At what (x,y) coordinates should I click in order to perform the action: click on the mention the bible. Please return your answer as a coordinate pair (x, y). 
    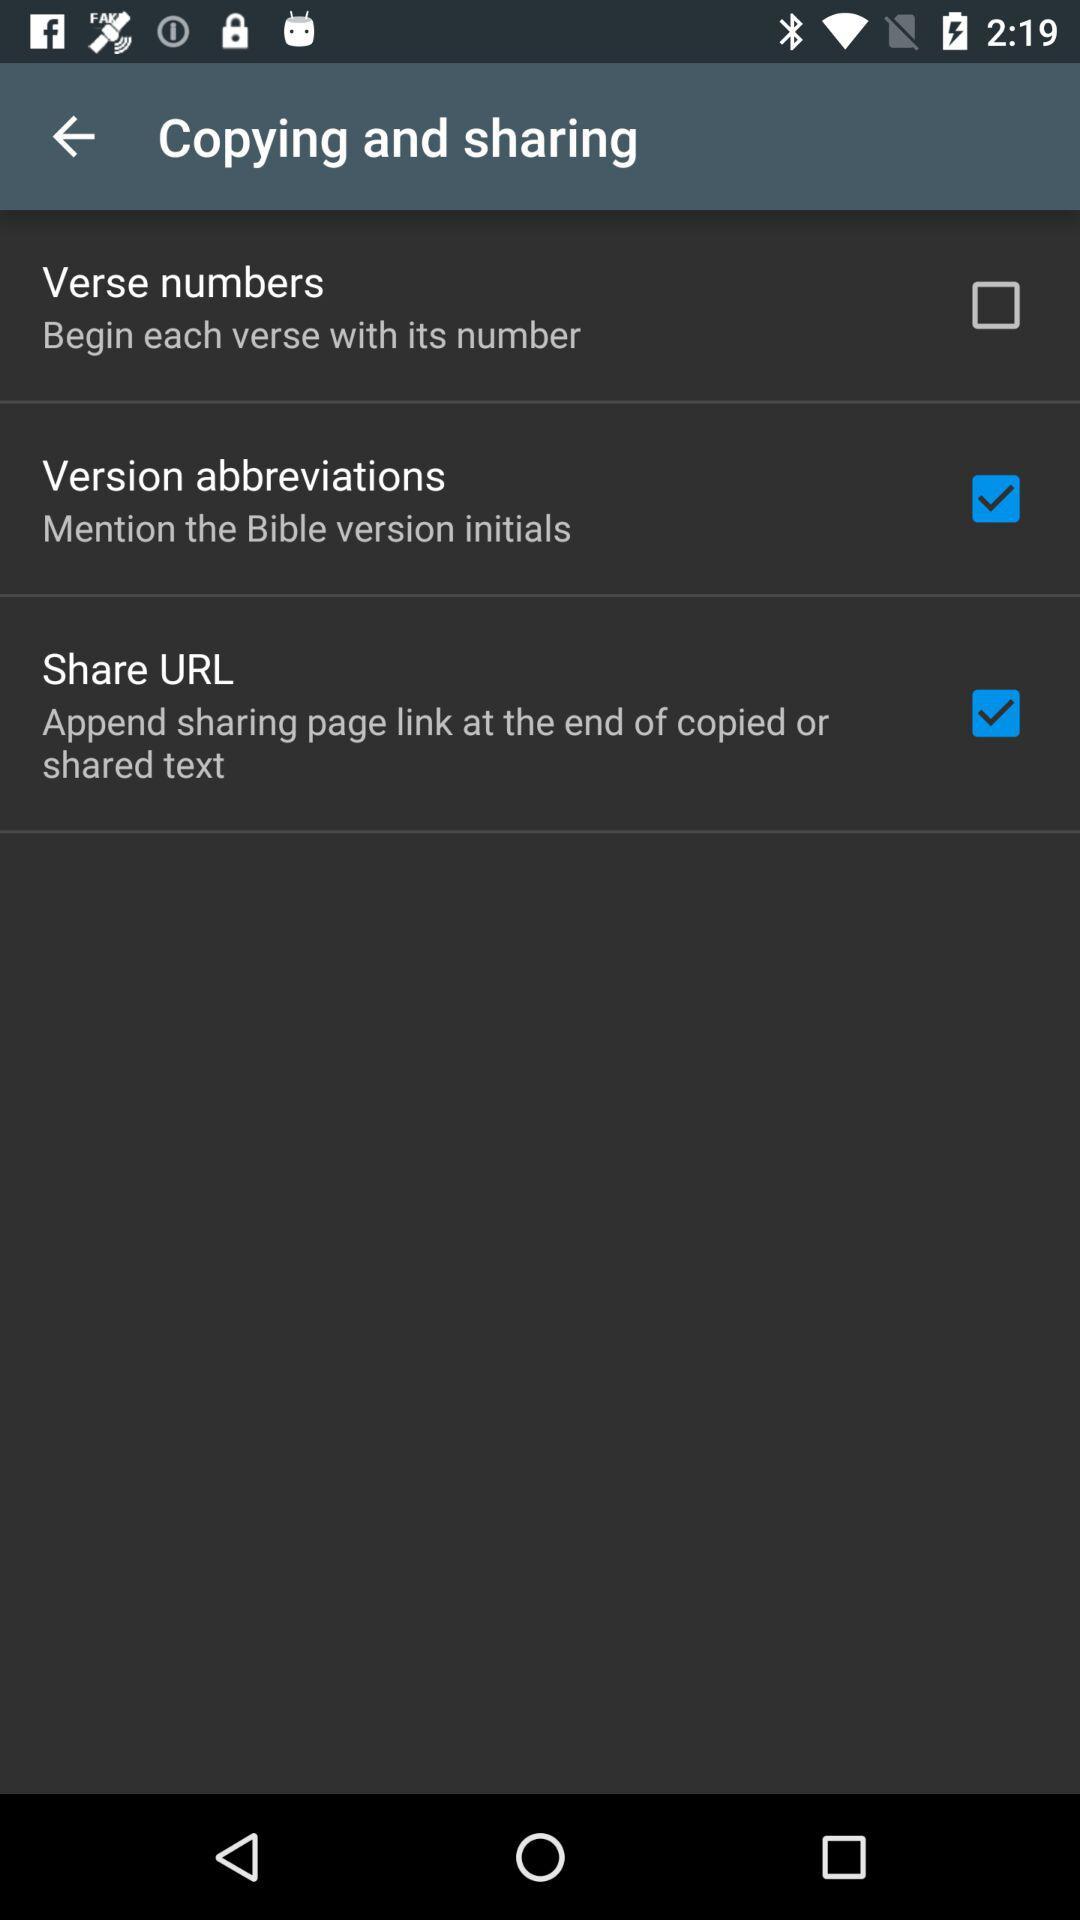
    Looking at the image, I should click on (306, 527).